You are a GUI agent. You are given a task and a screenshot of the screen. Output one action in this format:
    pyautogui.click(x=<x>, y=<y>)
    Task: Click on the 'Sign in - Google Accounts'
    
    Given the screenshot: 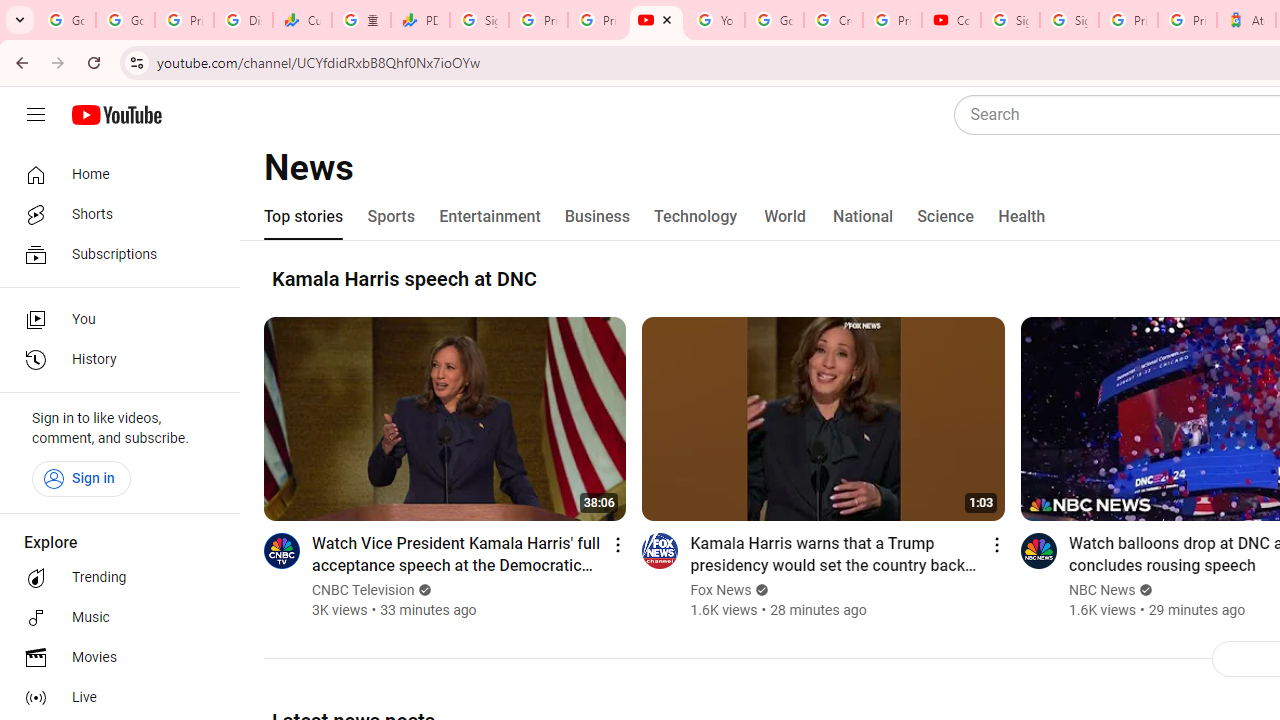 What is the action you would take?
    pyautogui.click(x=1010, y=20)
    